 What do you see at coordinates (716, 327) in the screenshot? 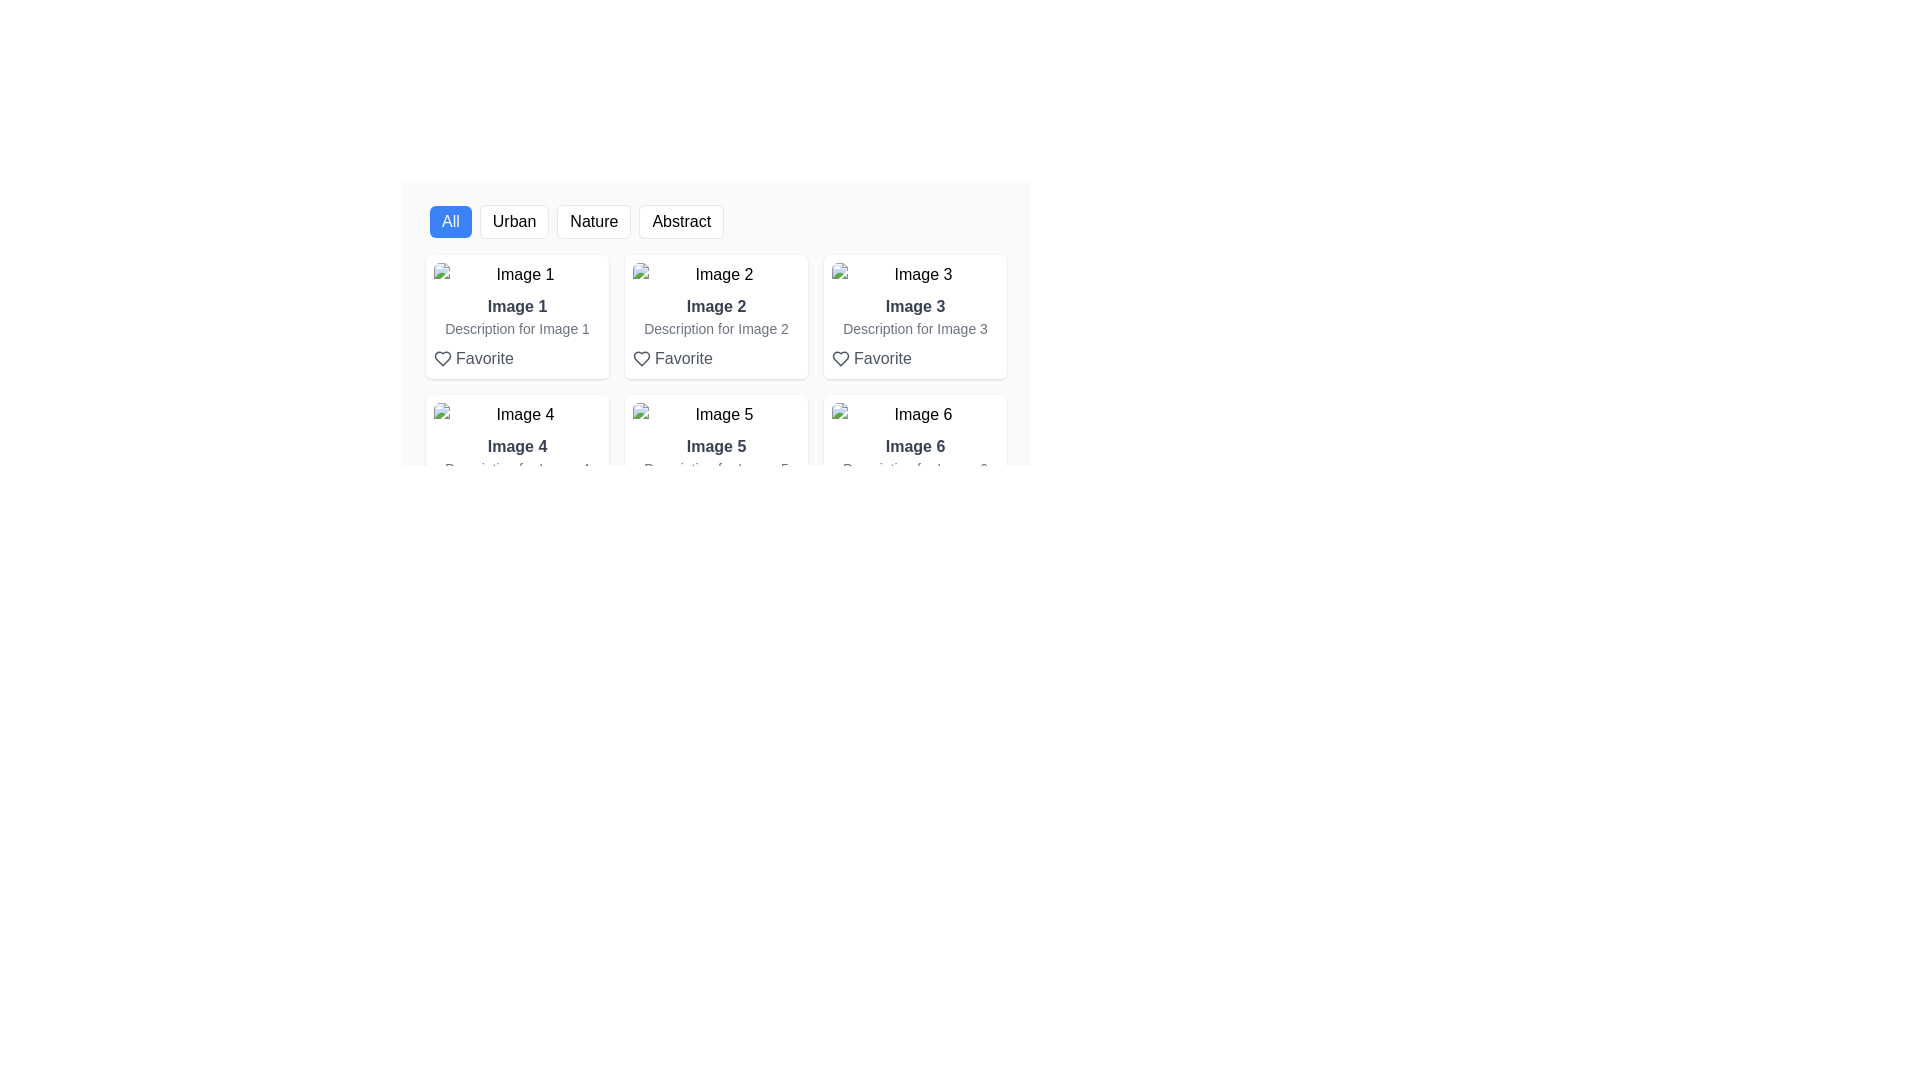
I see `the descriptive text label located below 'Image 2' and above the 'Favorite' button in the grid layout` at bounding box center [716, 327].